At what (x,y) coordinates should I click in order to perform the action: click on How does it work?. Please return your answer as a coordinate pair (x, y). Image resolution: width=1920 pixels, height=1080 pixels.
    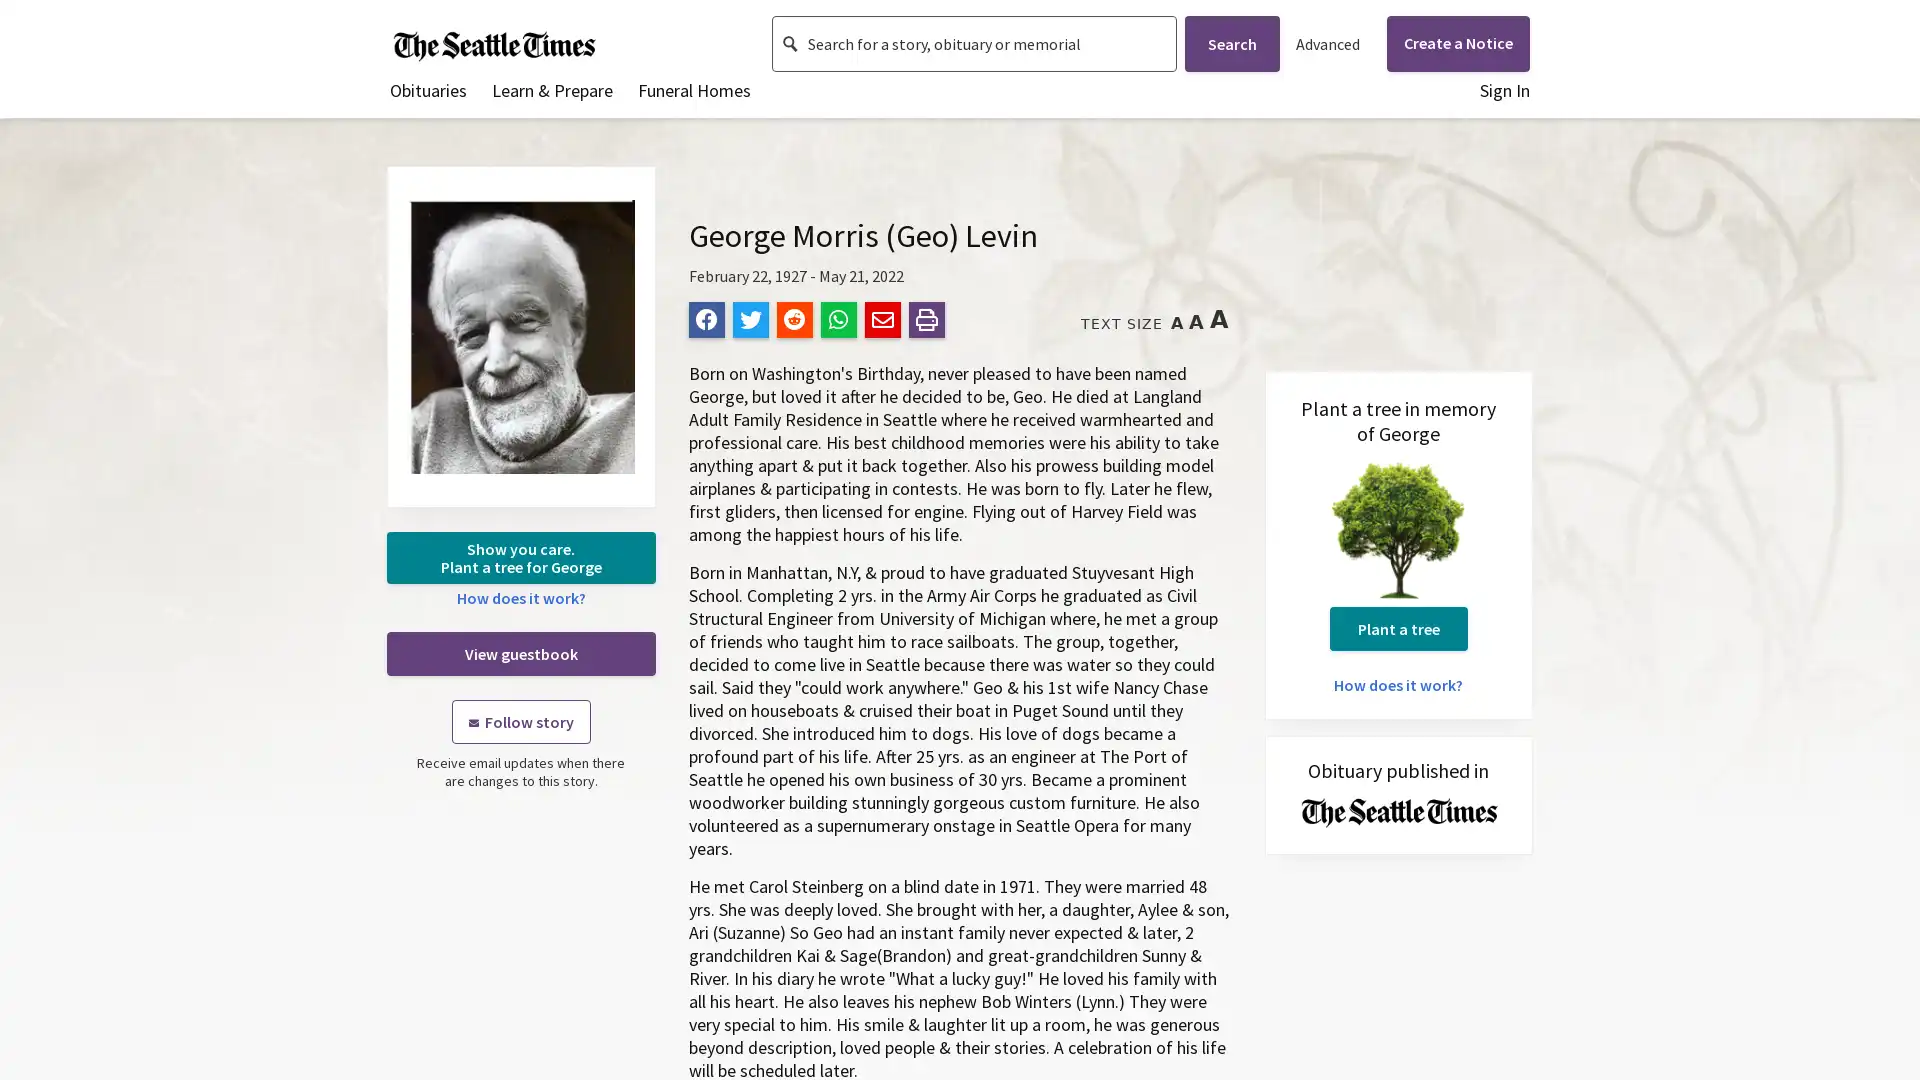
    Looking at the image, I should click on (520, 596).